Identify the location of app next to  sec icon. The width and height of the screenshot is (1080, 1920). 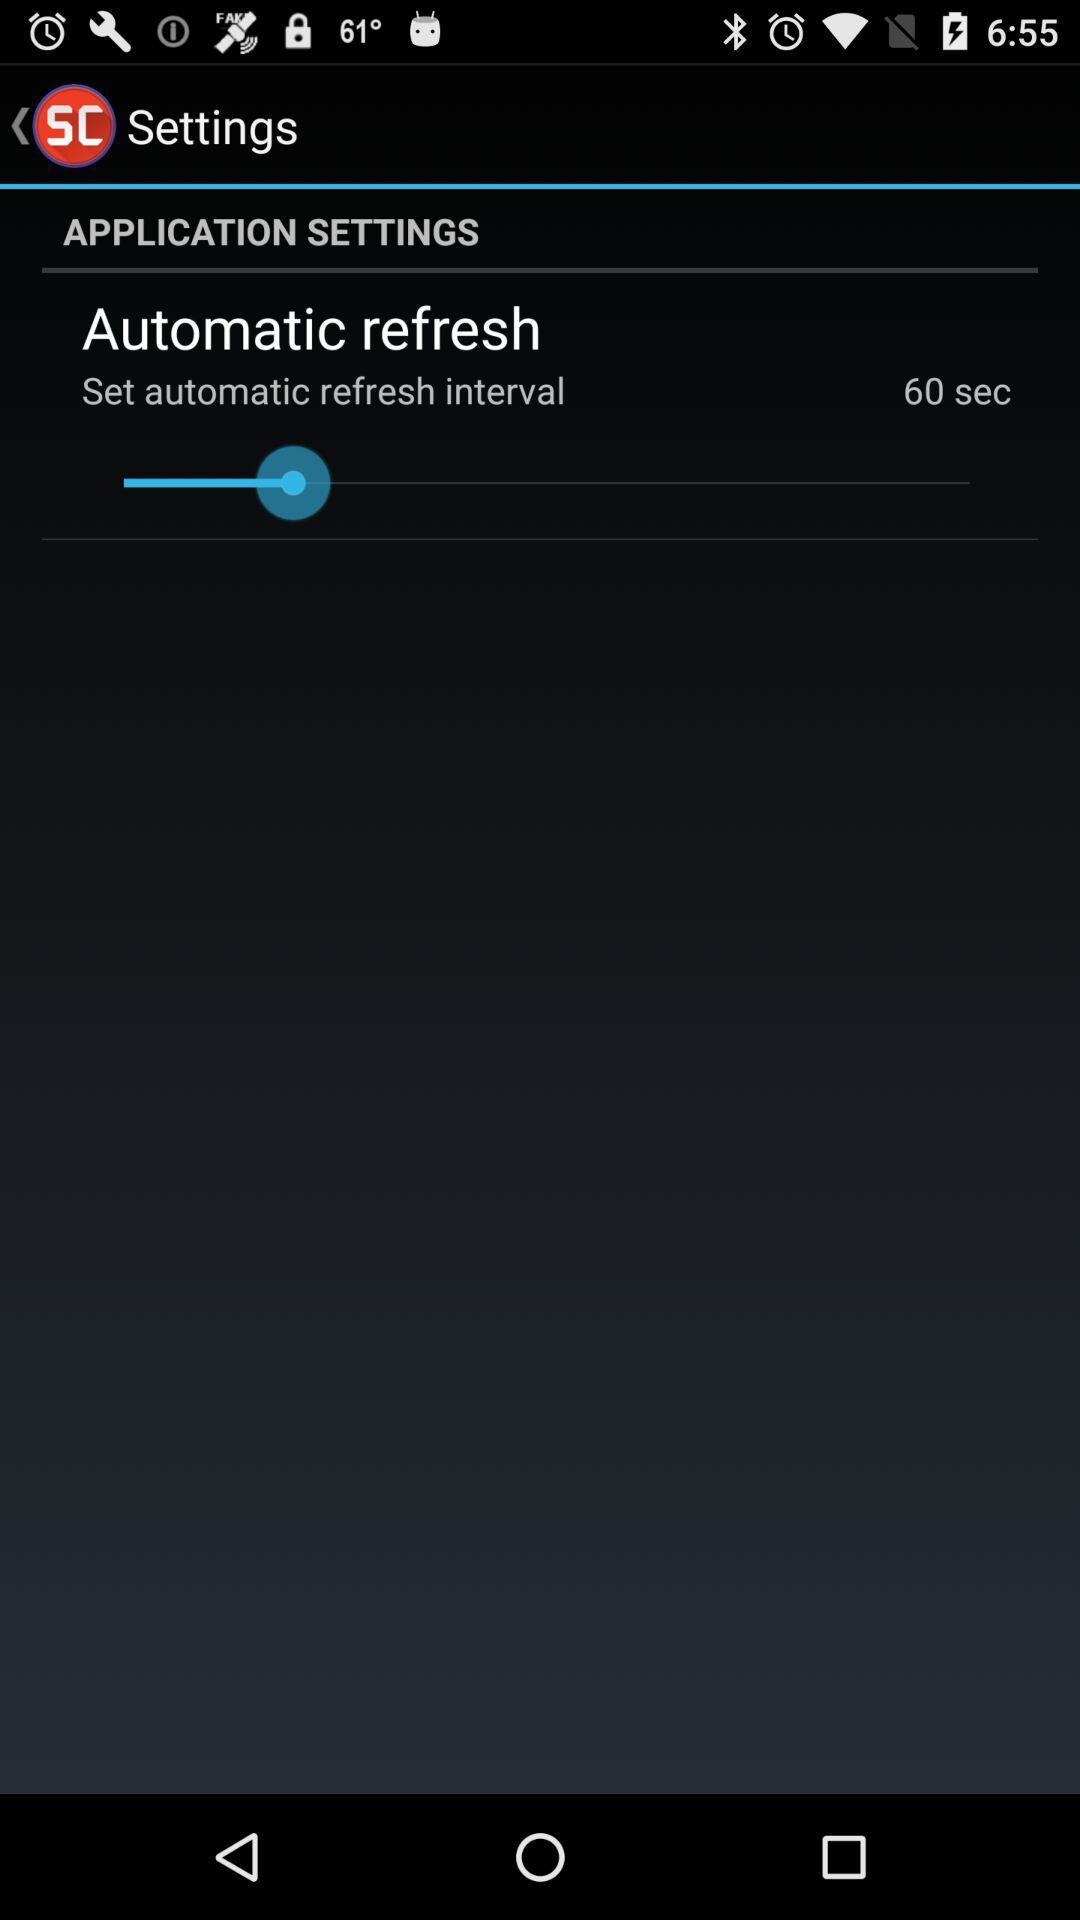
(924, 389).